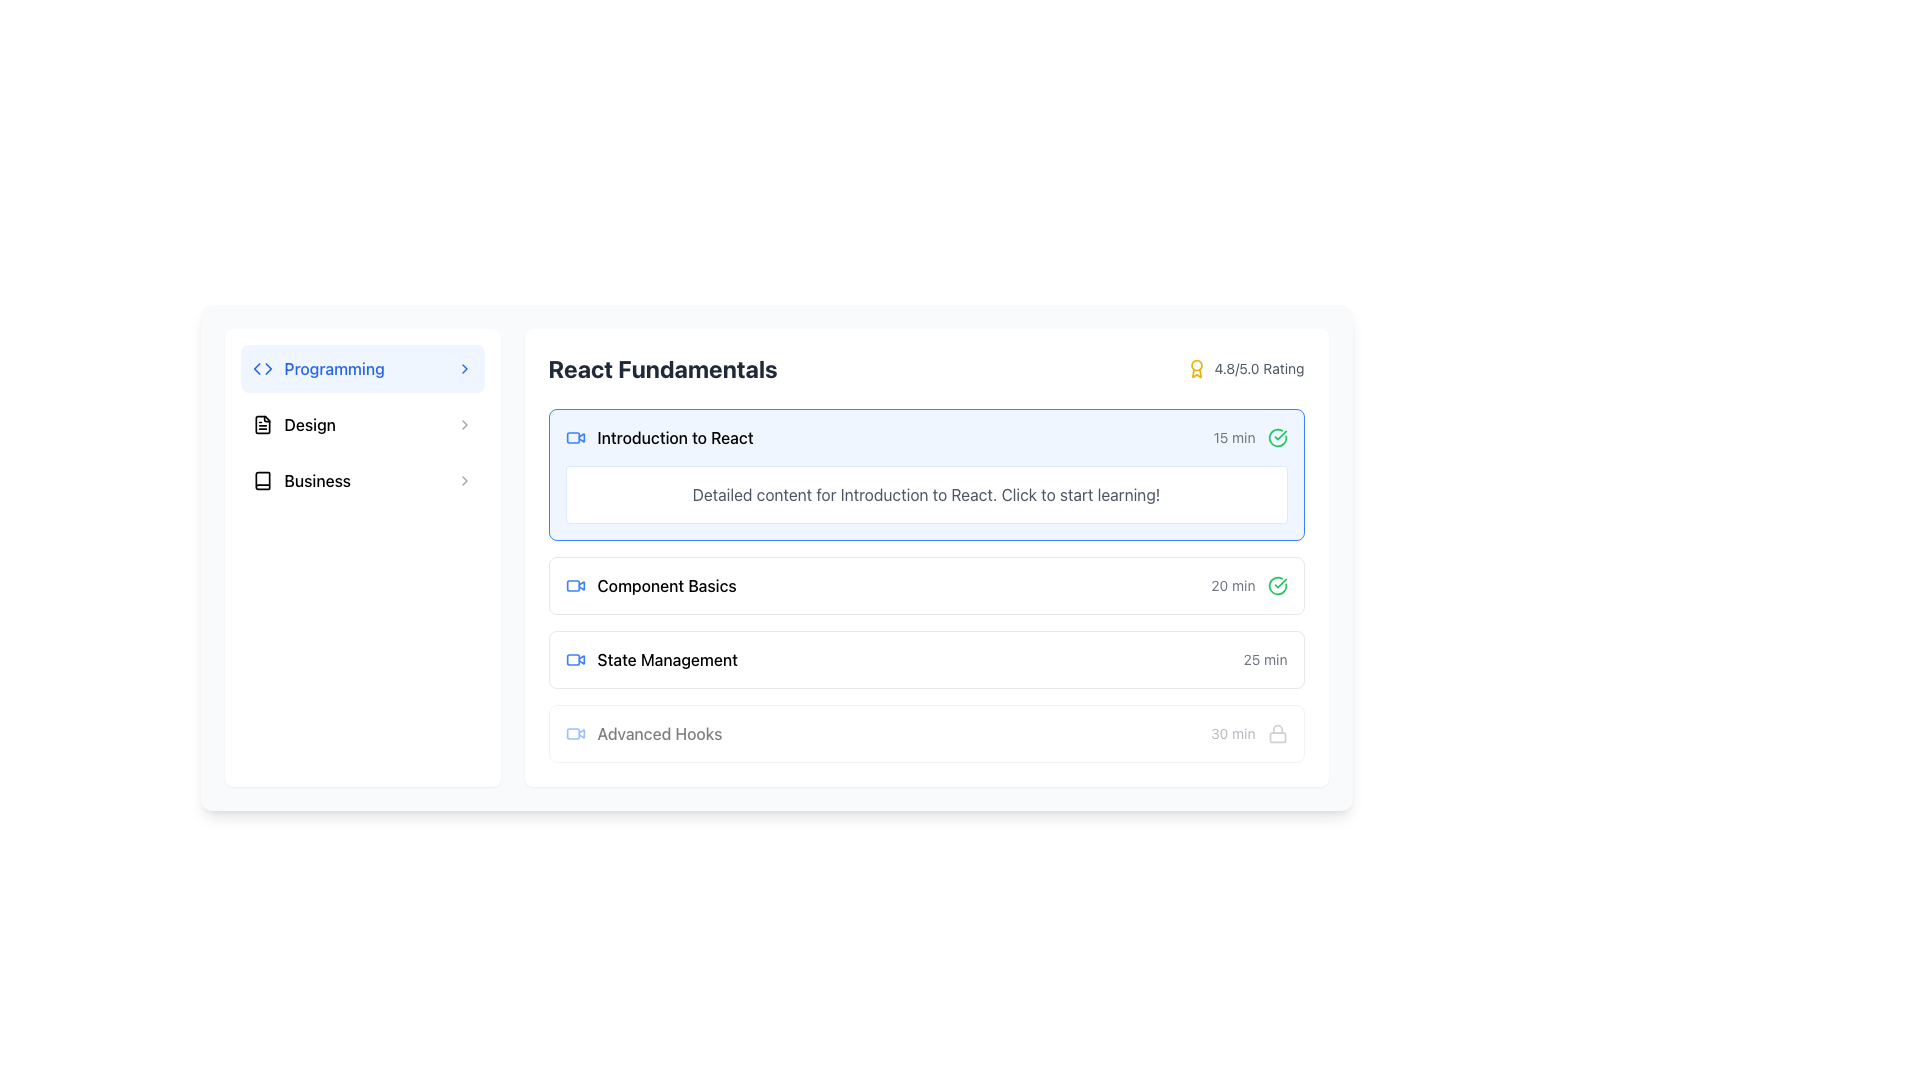 The width and height of the screenshot is (1920, 1080). Describe the element at coordinates (463, 481) in the screenshot. I see `the right-facing chevron icon, which is grayish in color and positioned at the end of the 'Business' option row, indicating further navigation or expansion` at that location.